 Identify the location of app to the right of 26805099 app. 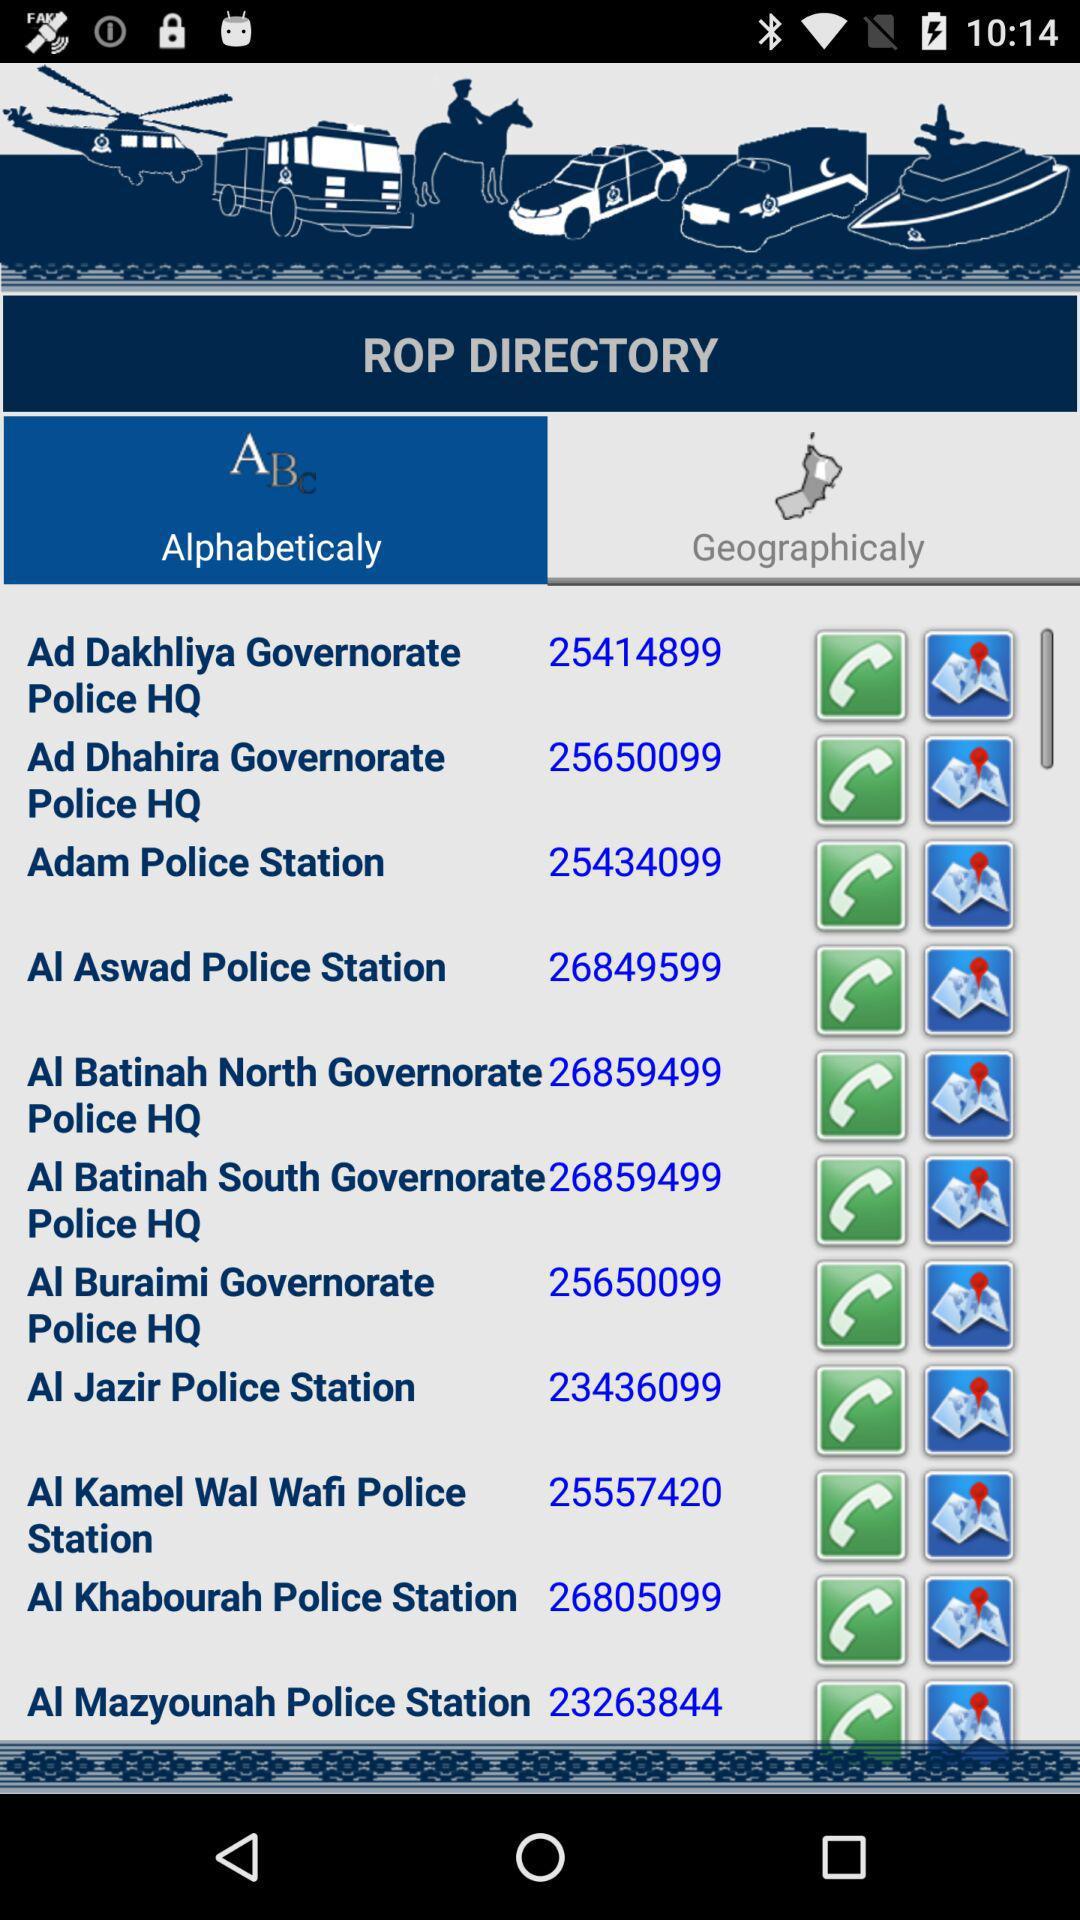
(859, 1621).